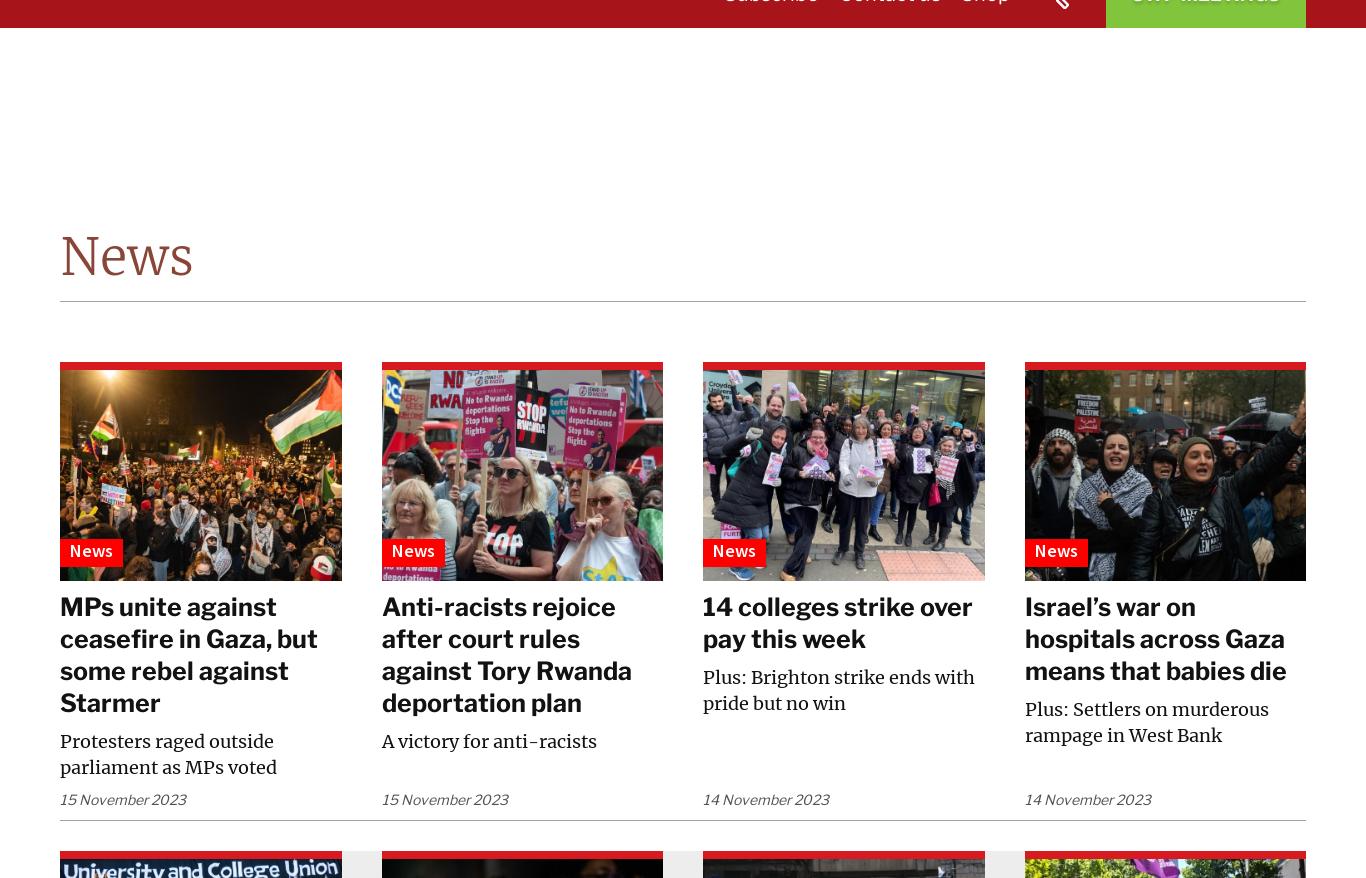  I want to click on 'Campaigns', so click(850, 330).